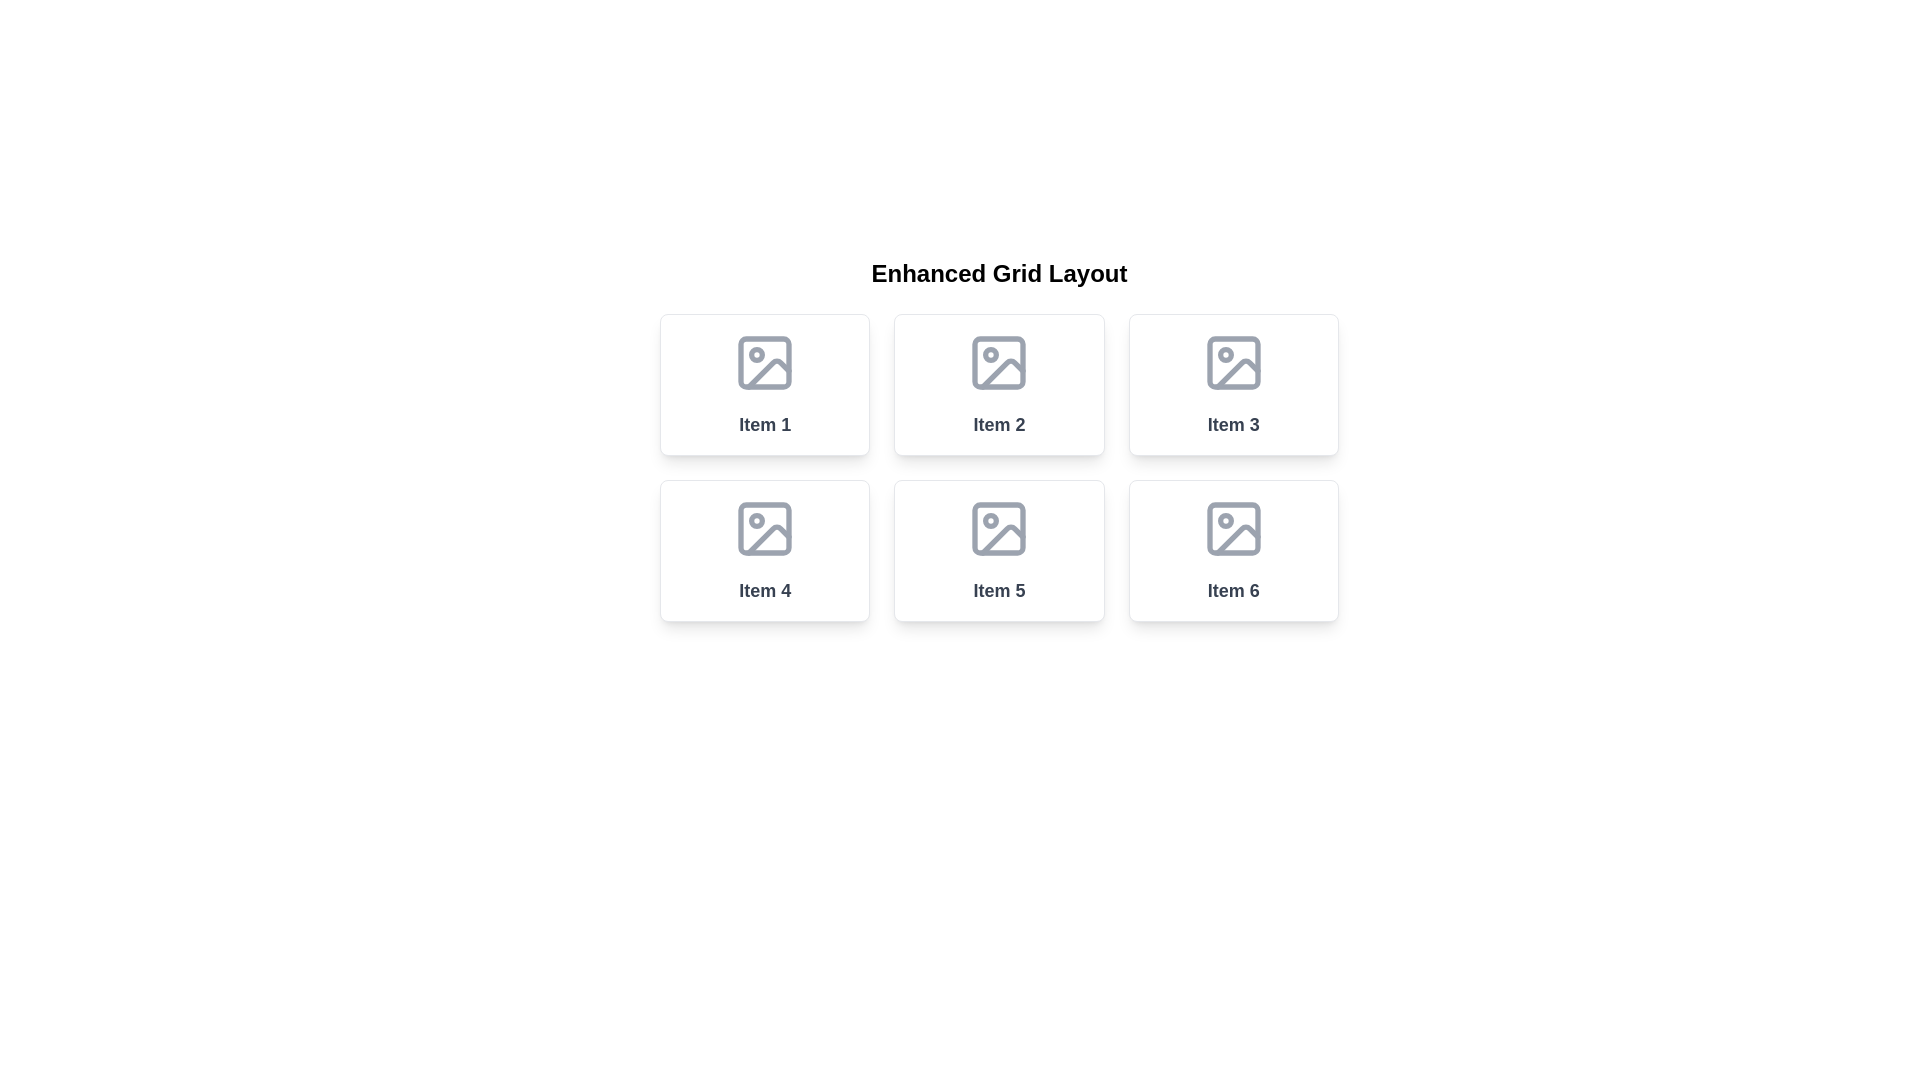 The height and width of the screenshot is (1080, 1920). I want to click on the selectable button or card positioned in the top row and third column of the grid layout to trigger a visual effect, so click(1232, 385).